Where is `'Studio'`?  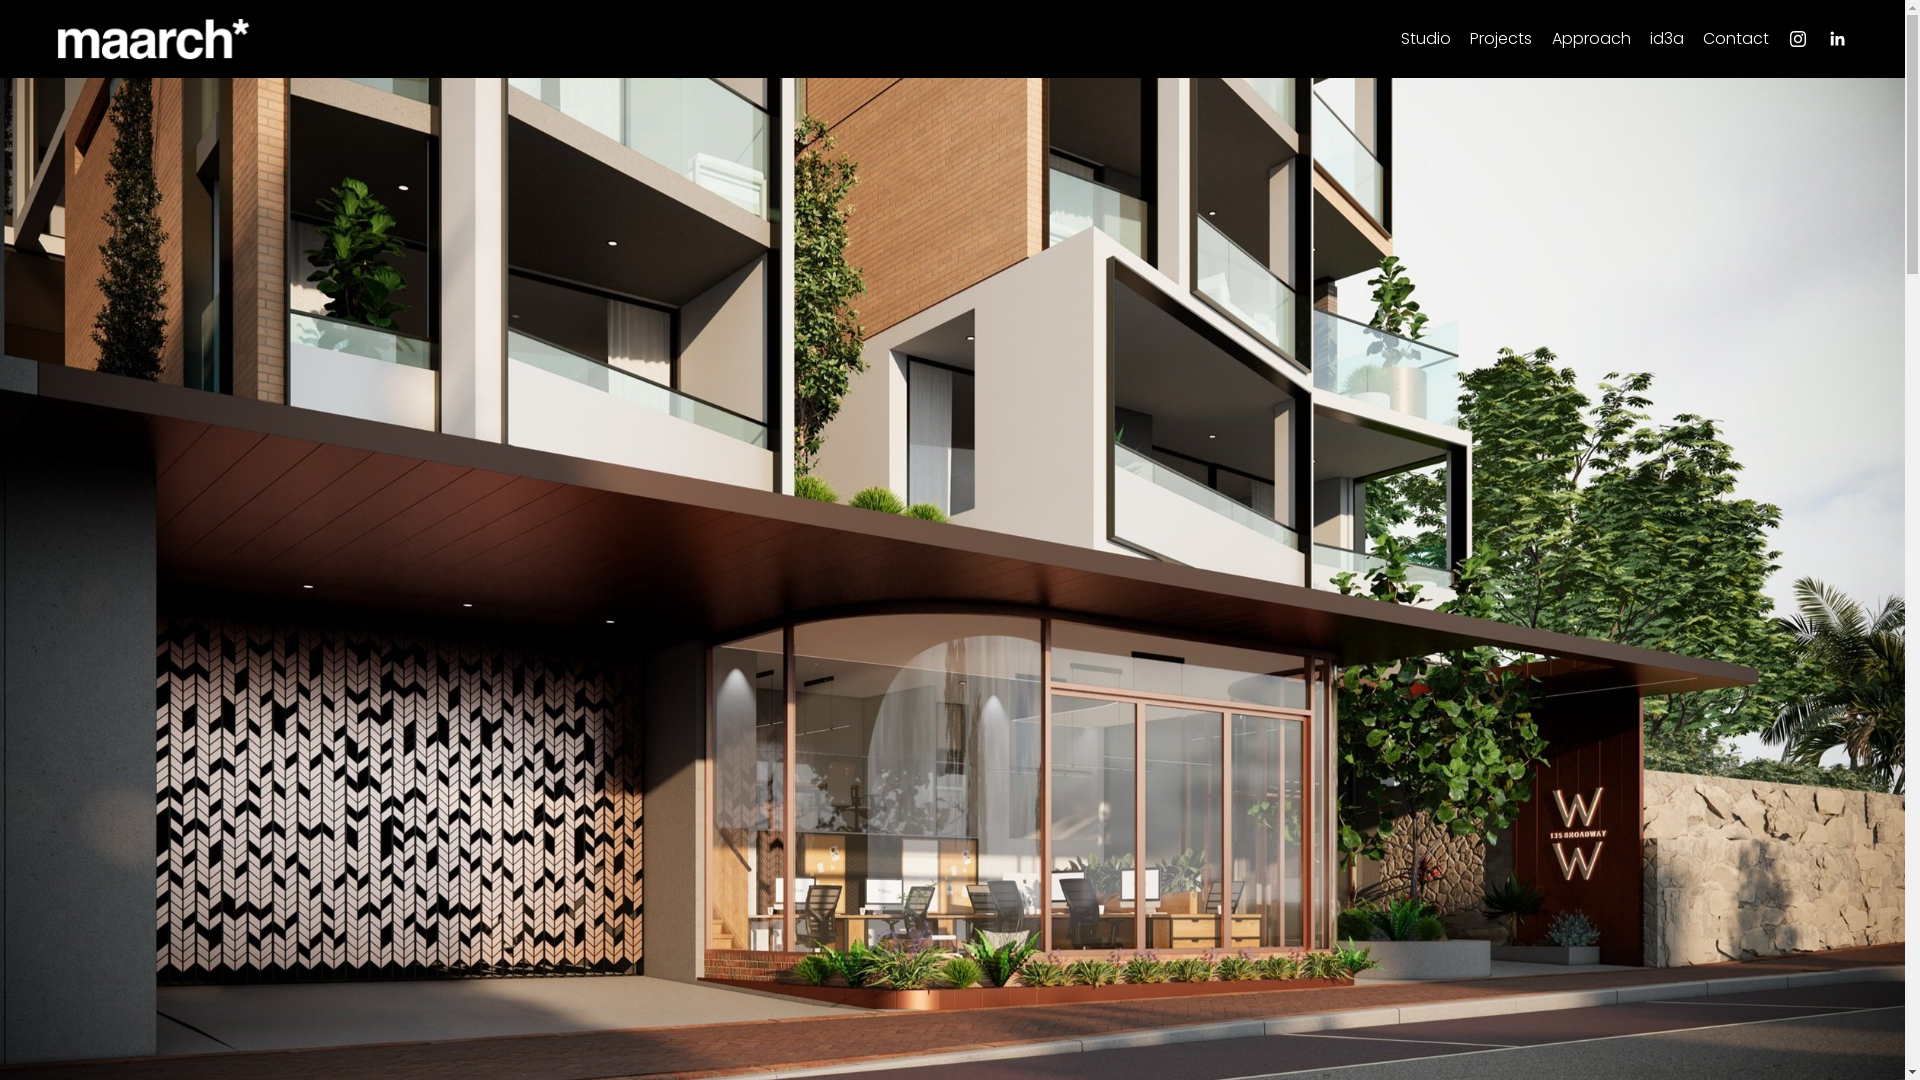
'Studio' is located at coordinates (1424, 38).